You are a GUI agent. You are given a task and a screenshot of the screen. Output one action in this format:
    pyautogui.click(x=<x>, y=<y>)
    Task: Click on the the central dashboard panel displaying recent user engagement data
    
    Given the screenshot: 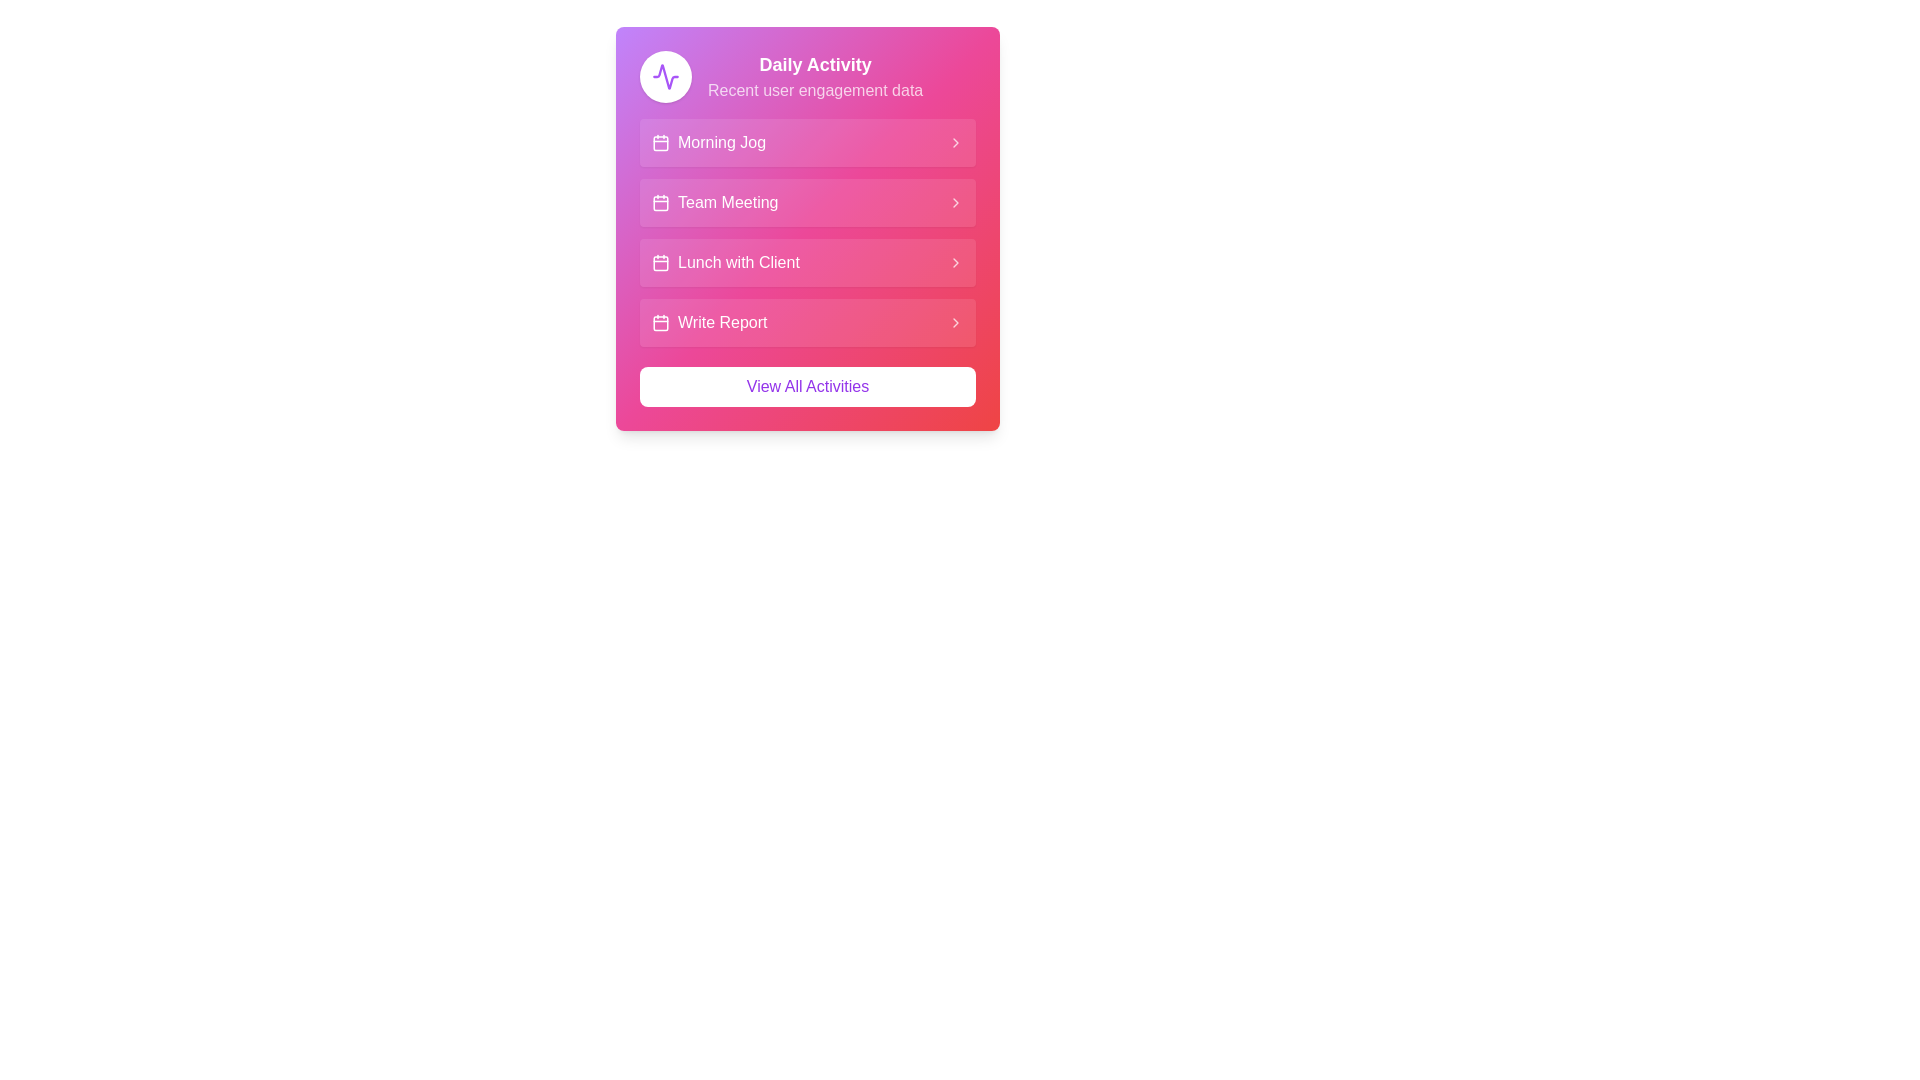 What is the action you would take?
    pyautogui.click(x=807, y=227)
    